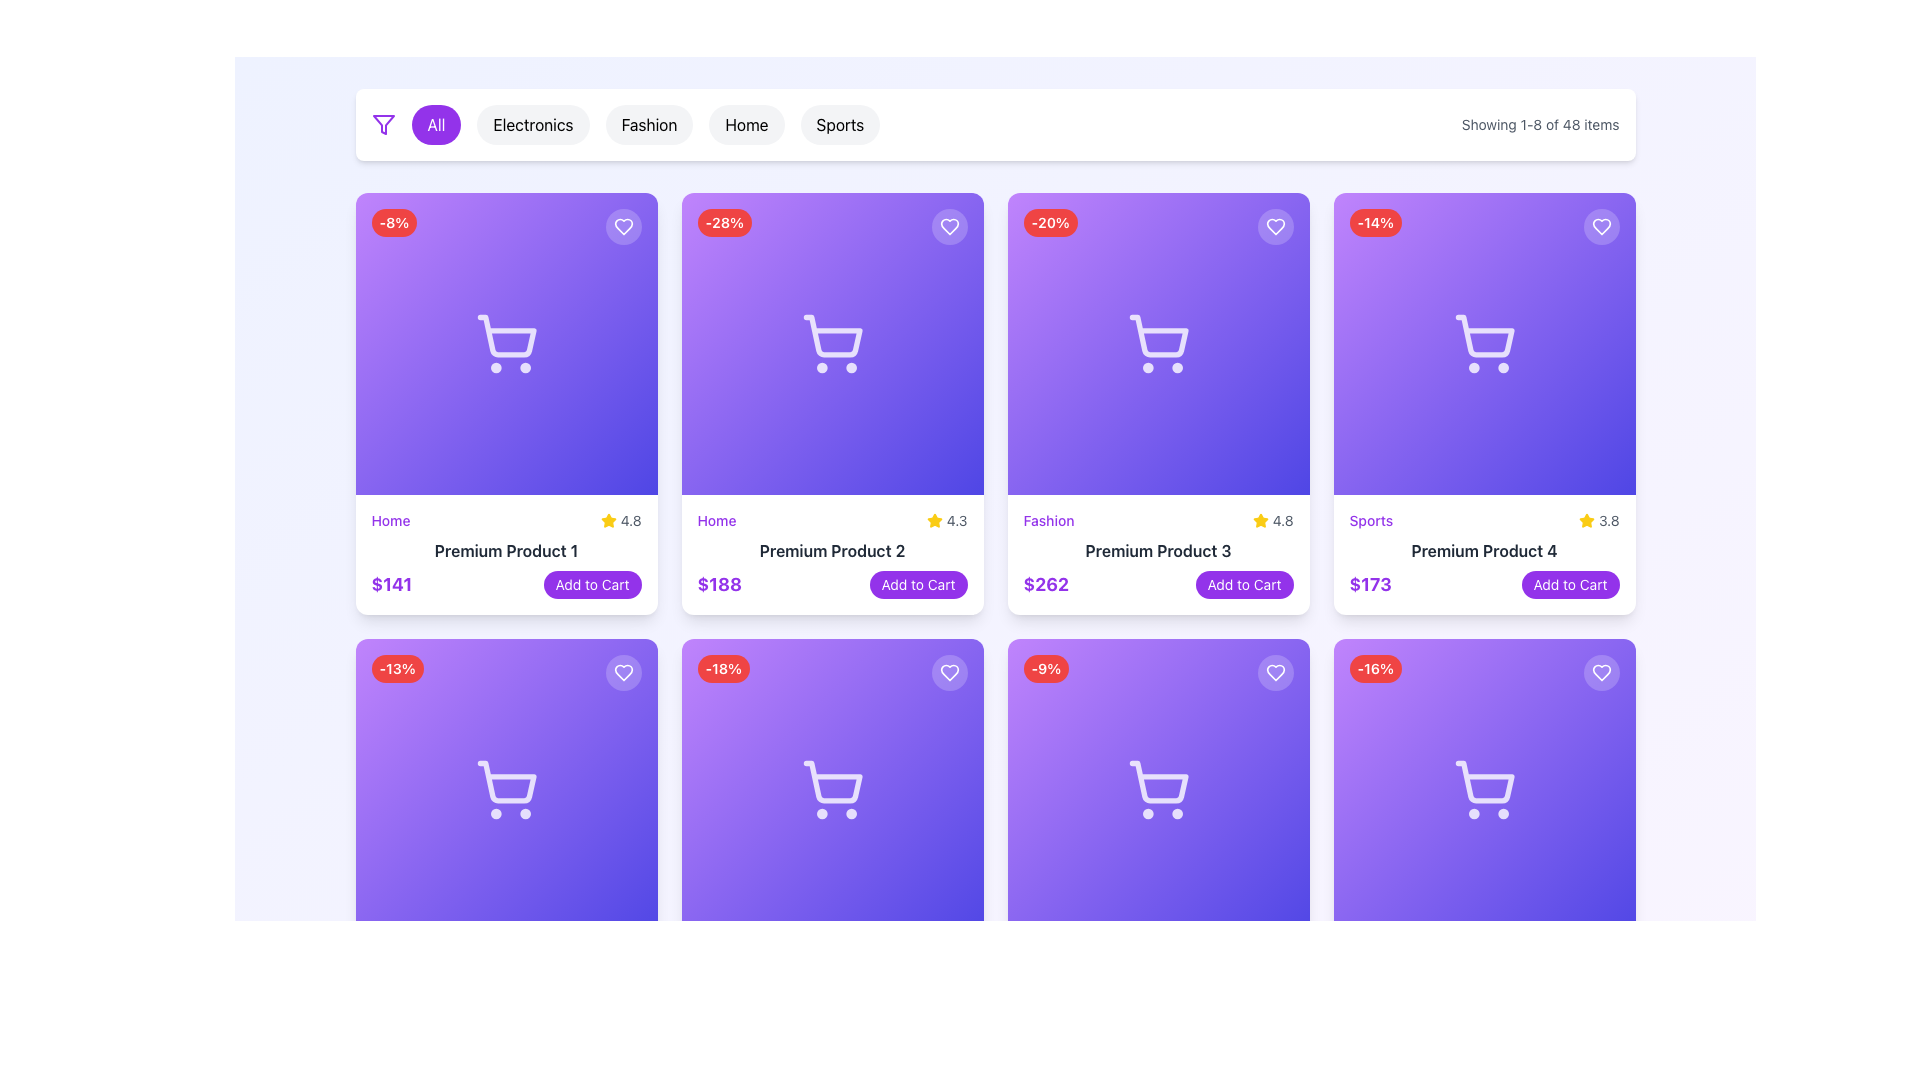 The width and height of the screenshot is (1920, 1080). What do you see at coordinates (832, 781) in the screenshot?
I see `the main basket area of the shopping cart icon located in the central part of the icon, which is in the second row and second column of the grid layout` at bounding box center [832, 781].